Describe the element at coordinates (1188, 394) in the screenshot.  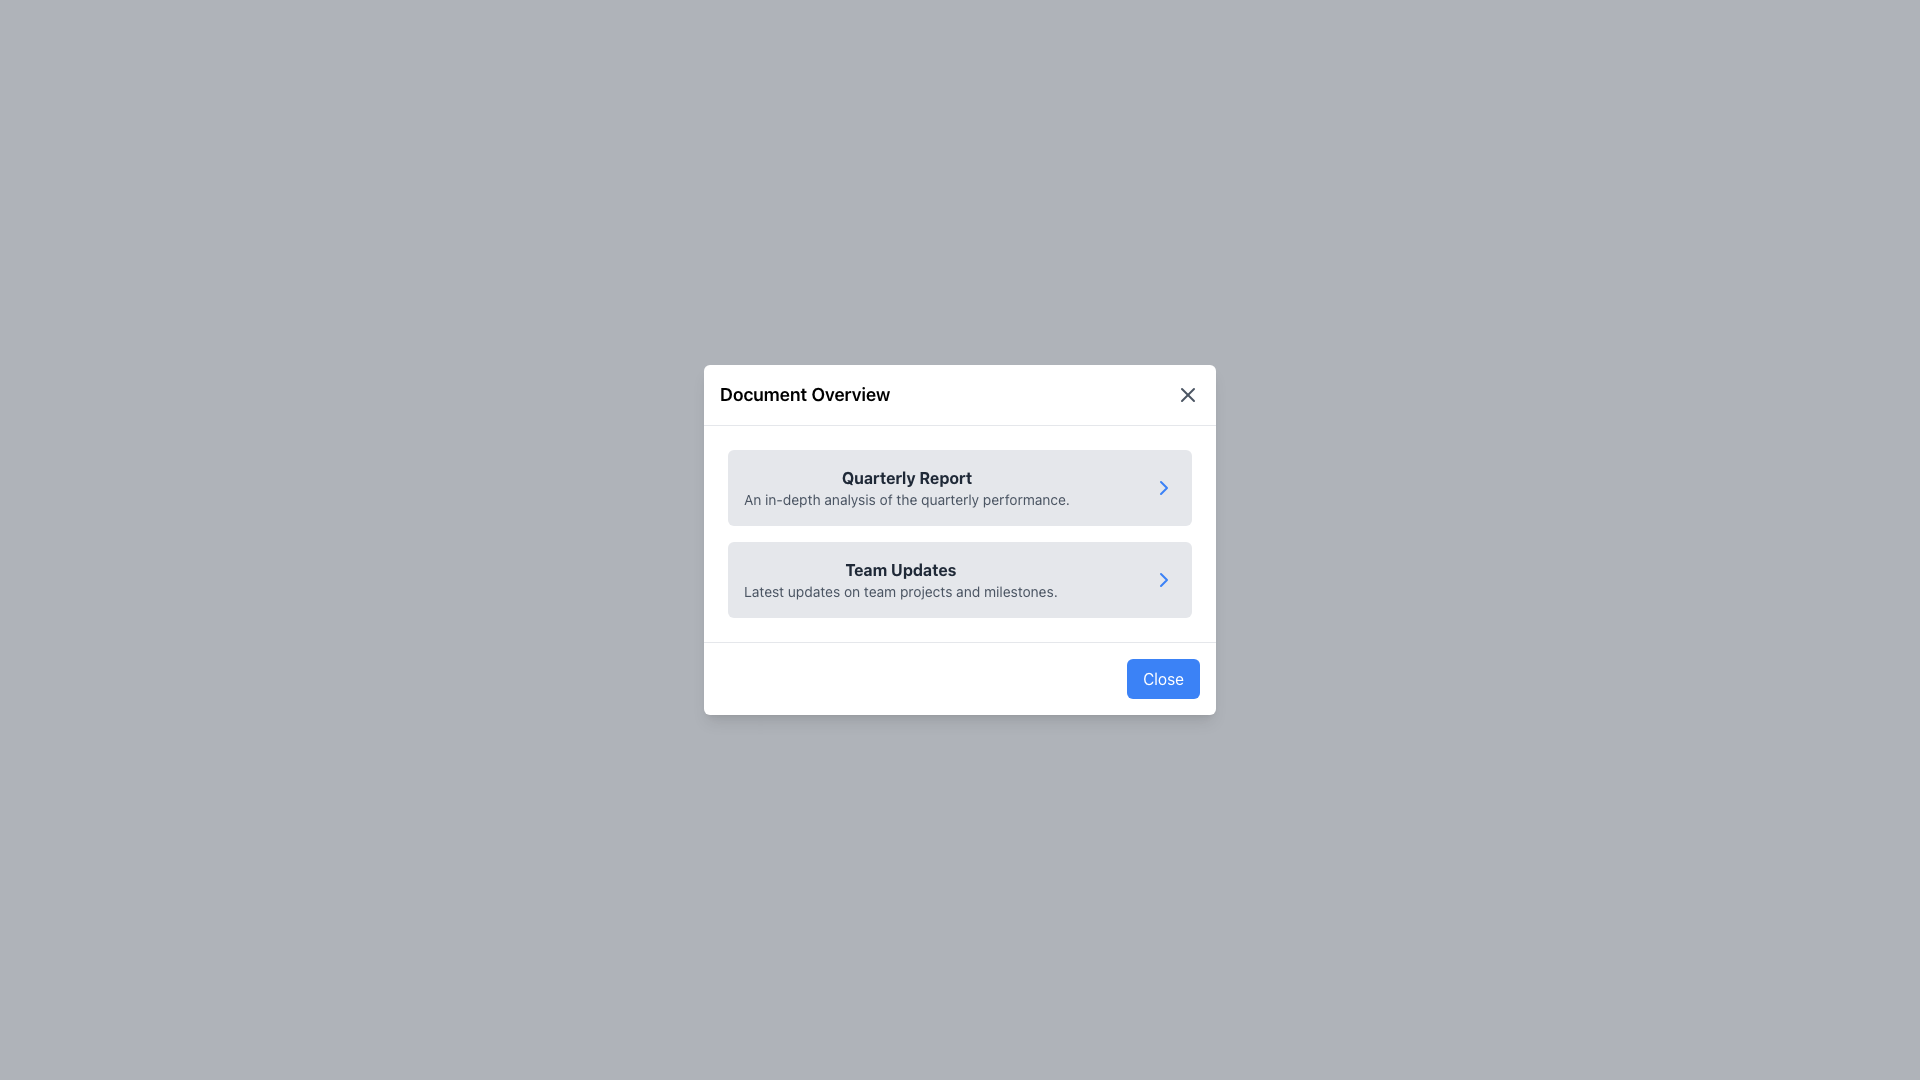
I see `the close icon located at the top-right corner of the modal header` at that location.